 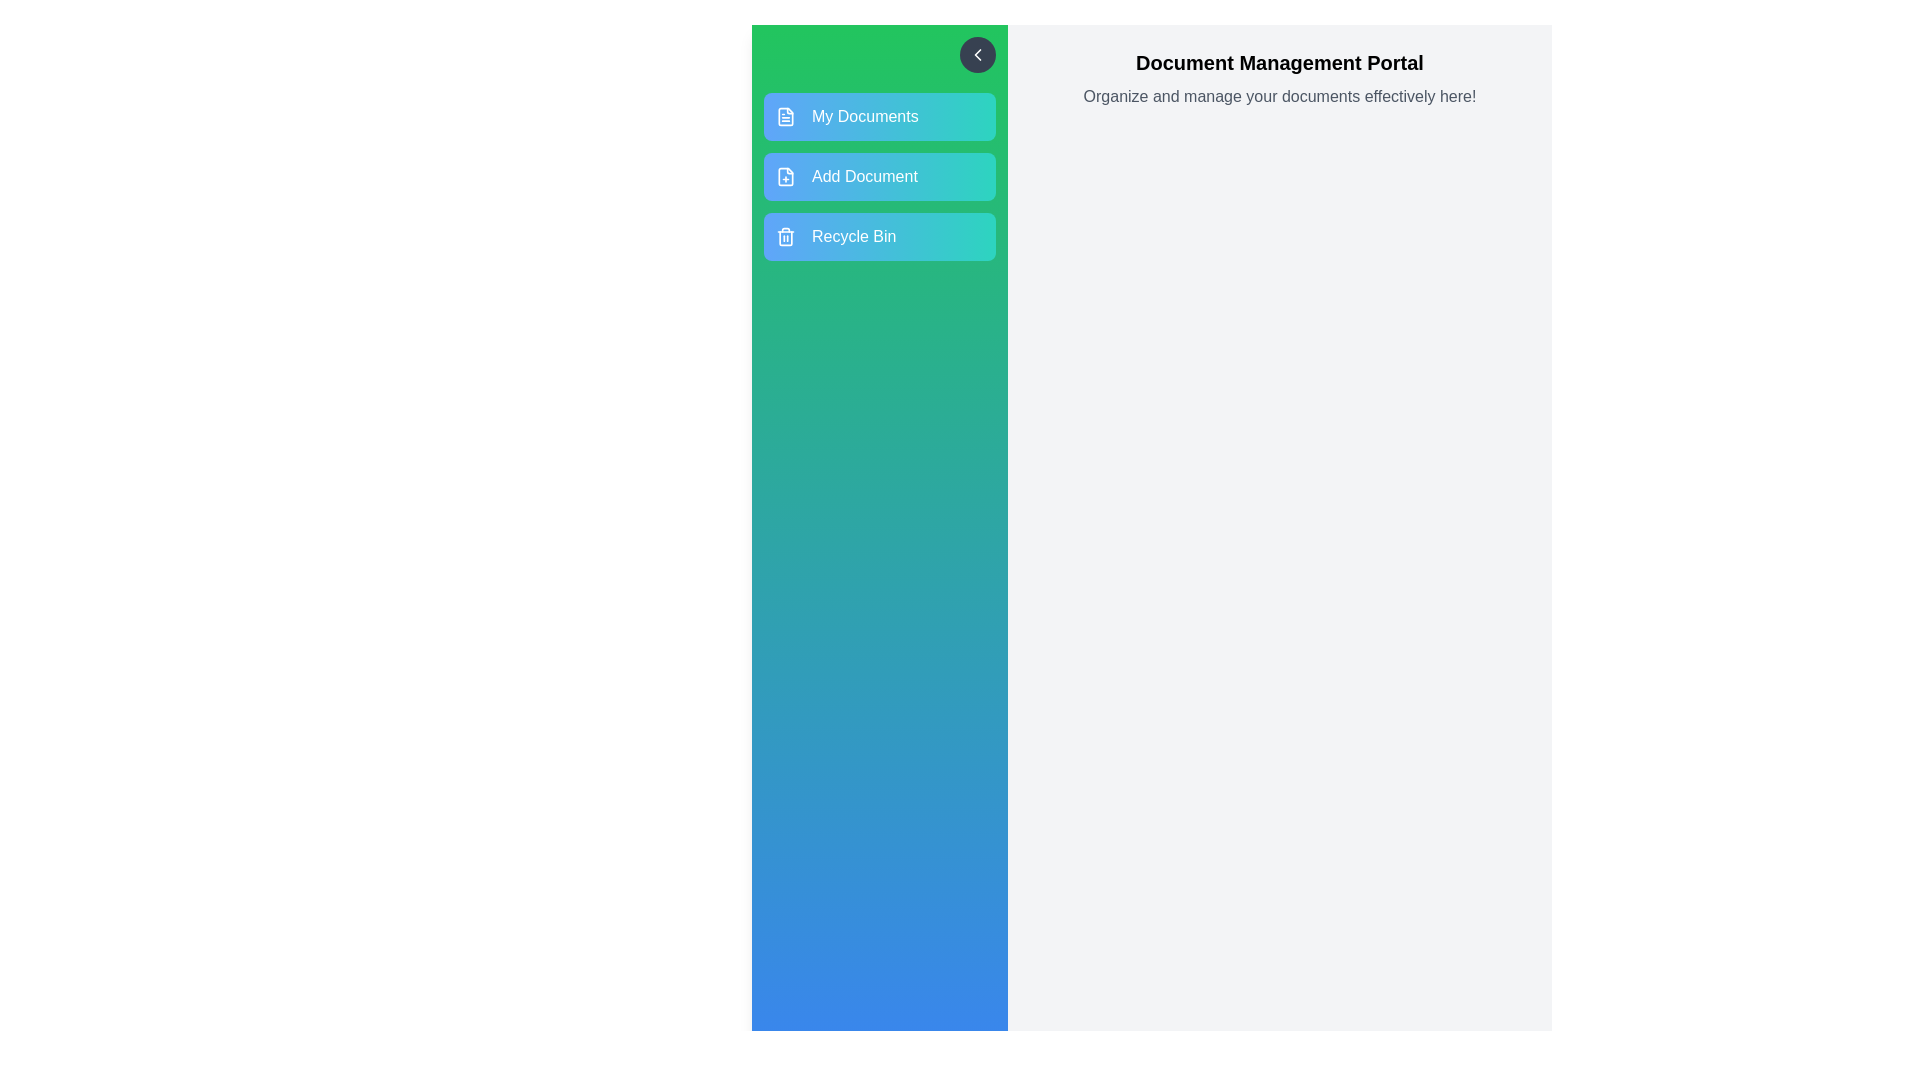 What do you see at coordinates (879, 235) in the screenshot?
I see `the menu option Recycle Bin` at bounding box center [879, 235].